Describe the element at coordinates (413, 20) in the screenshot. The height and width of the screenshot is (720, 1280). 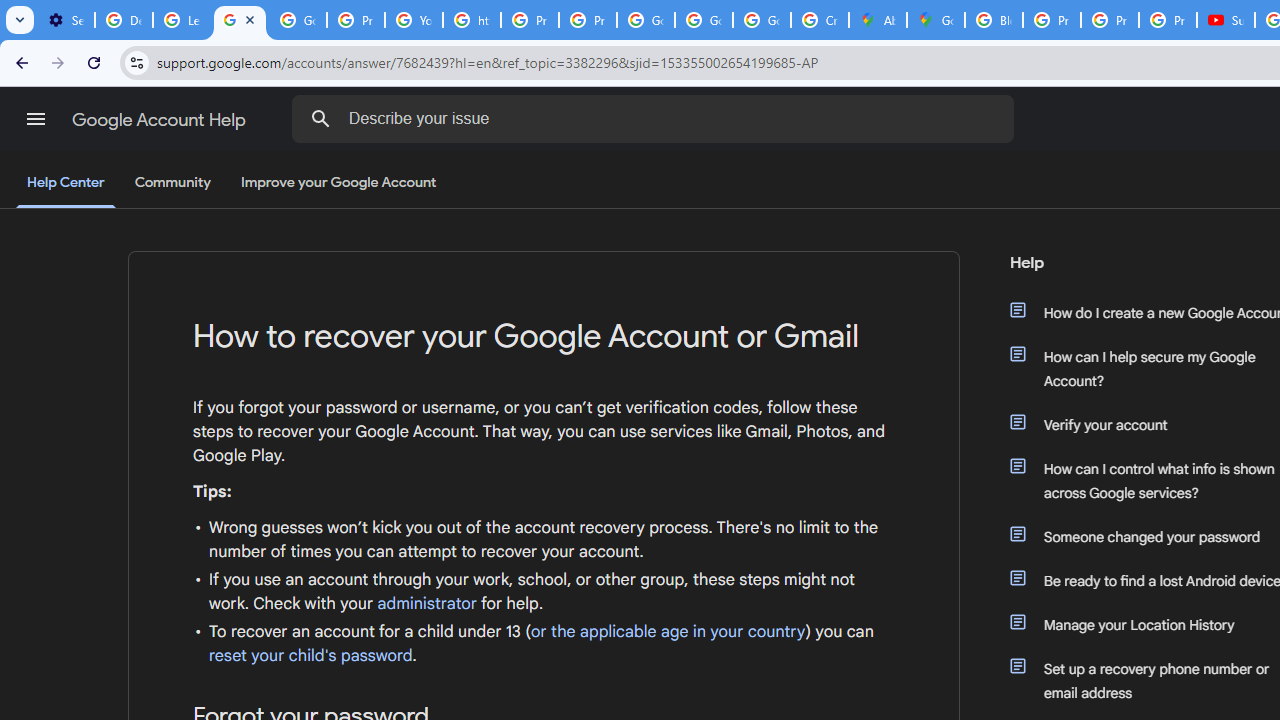
I see `'YouTube'` at that location.